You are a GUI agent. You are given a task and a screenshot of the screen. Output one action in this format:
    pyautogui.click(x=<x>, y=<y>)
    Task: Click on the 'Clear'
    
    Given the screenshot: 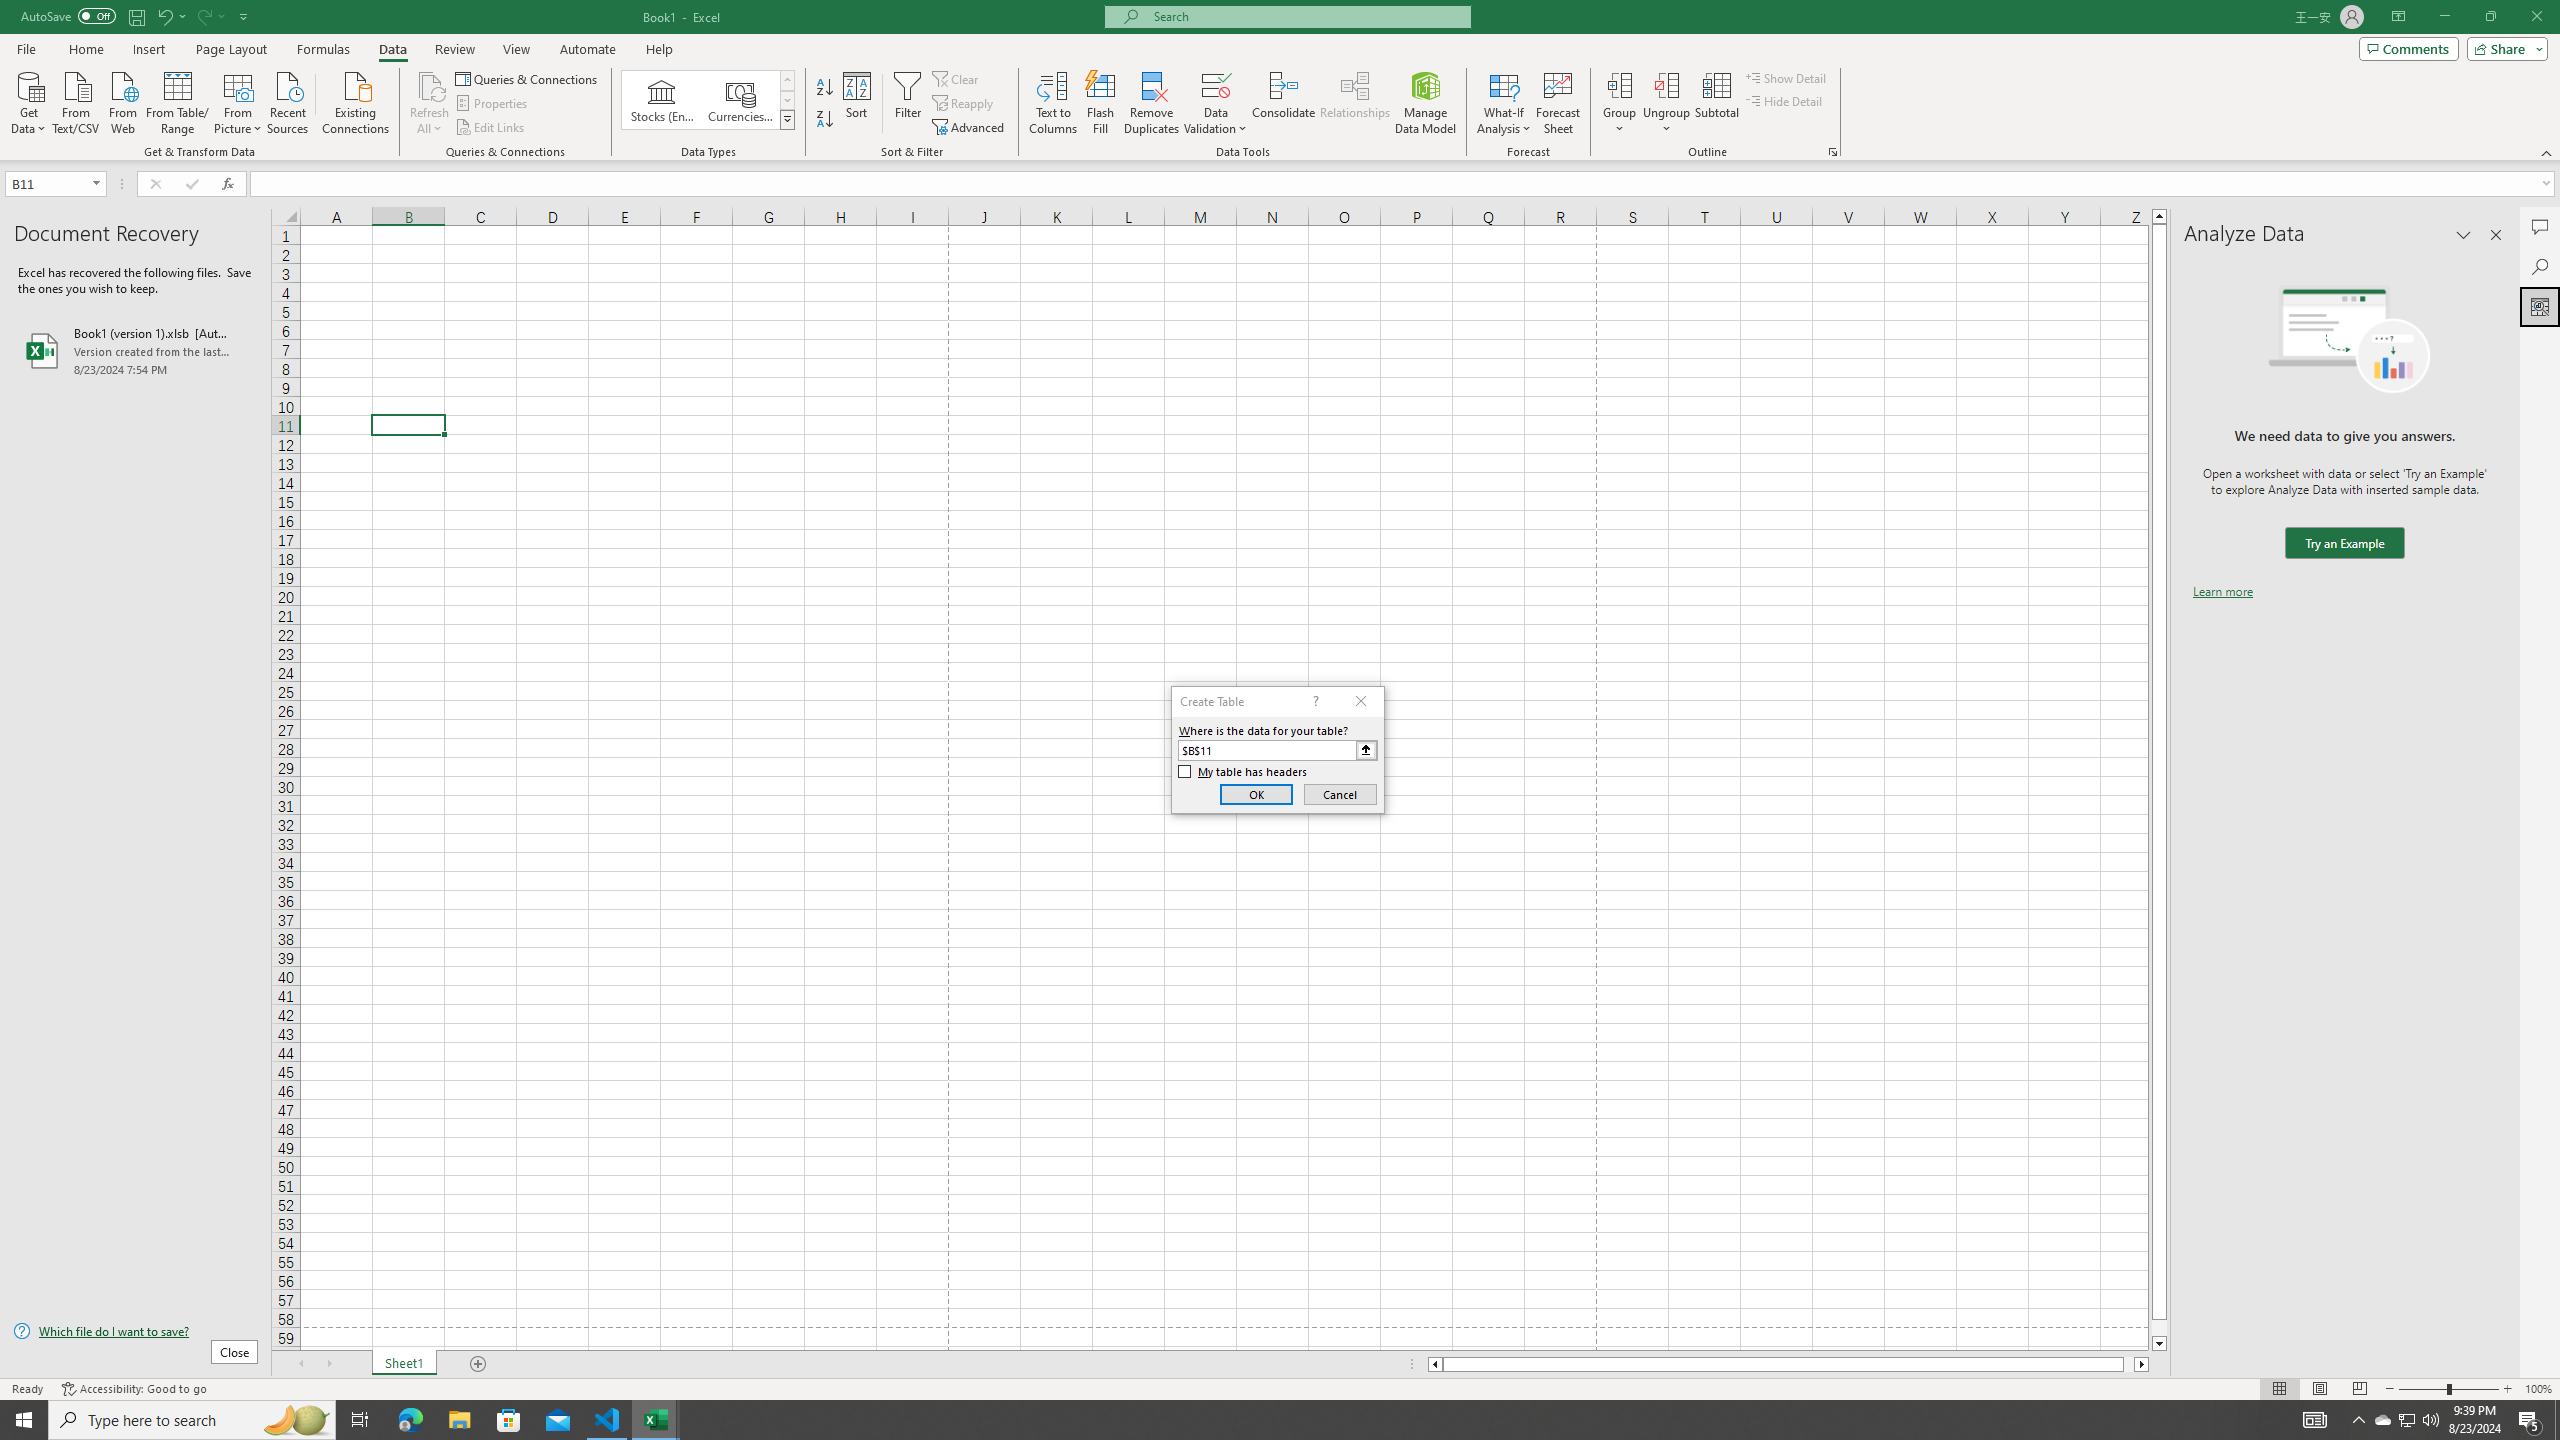 What is the action you would take?
    pyautogui.click(x=957, y=78)
    